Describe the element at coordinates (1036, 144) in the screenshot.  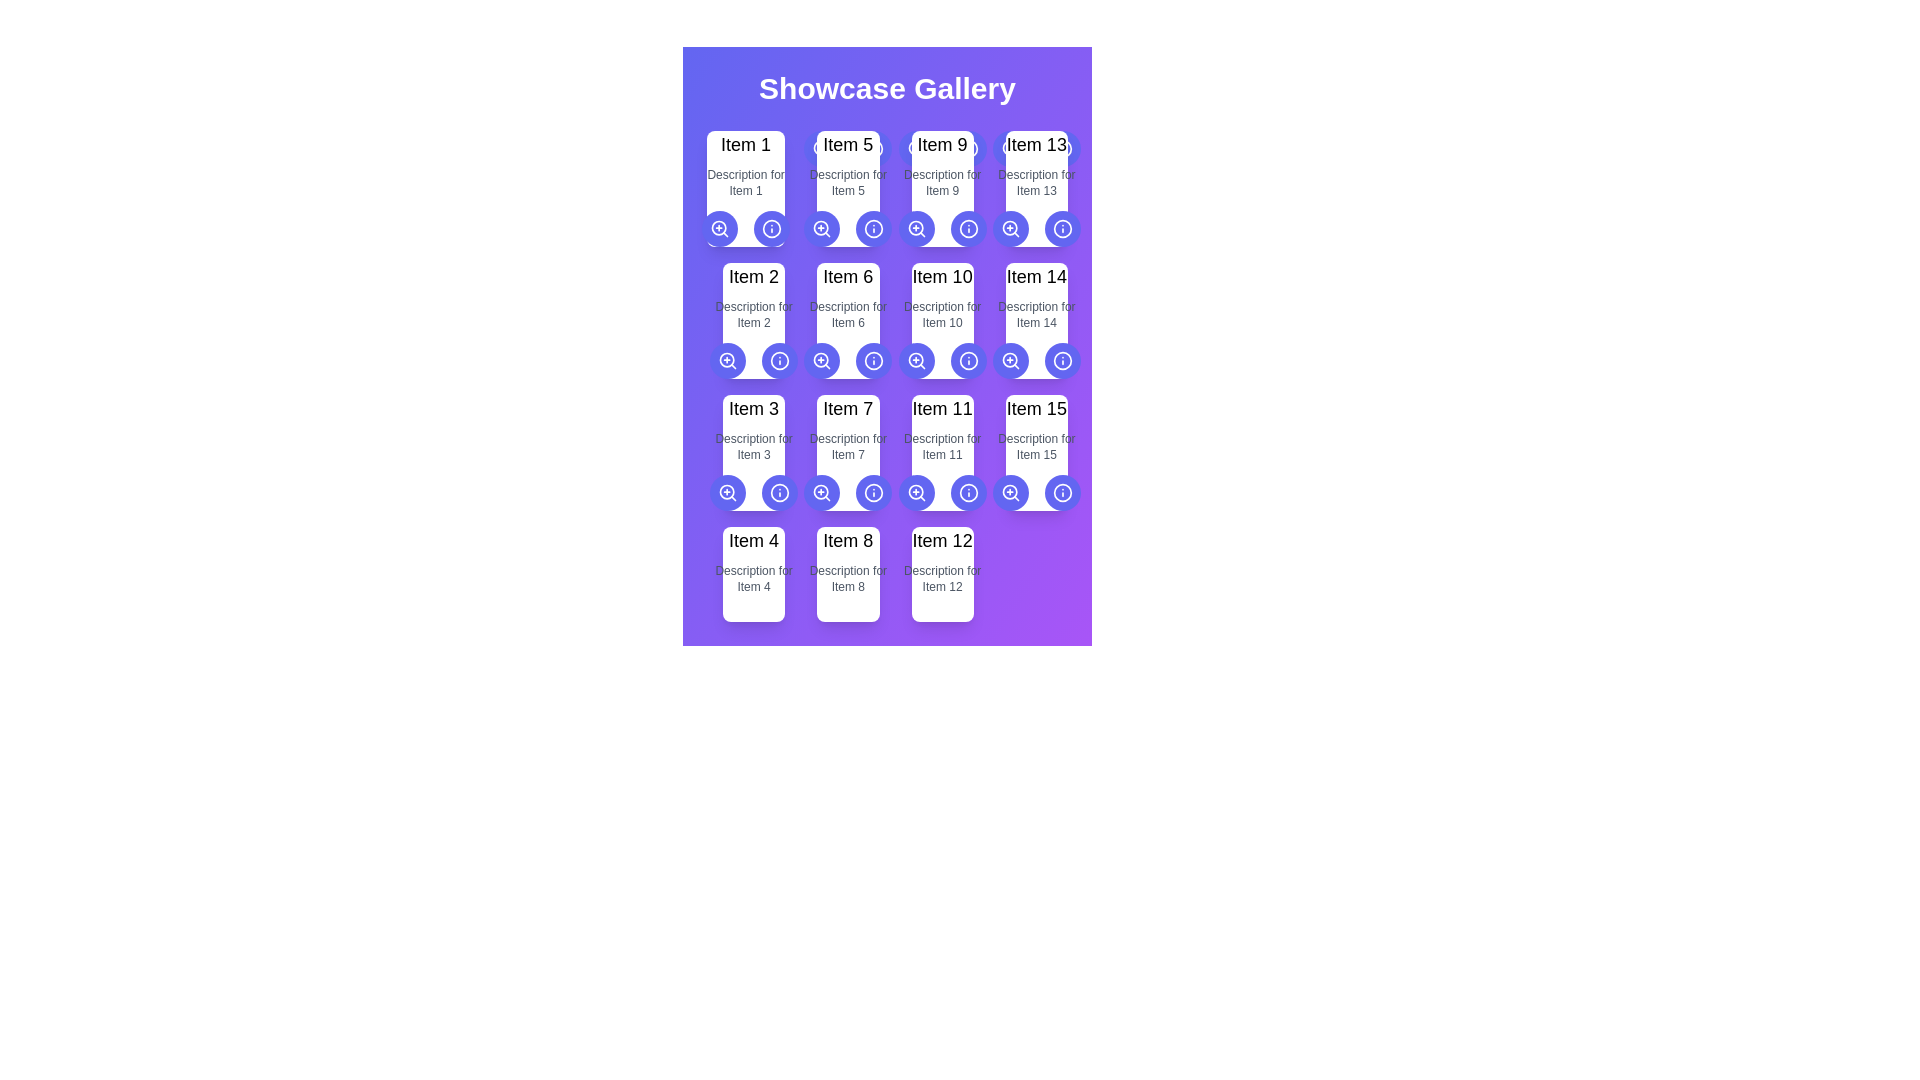
I see `the text label 'Item 13' located in the fourth row and fourth column of the grid under 'Showcase Gallery'` at that location.